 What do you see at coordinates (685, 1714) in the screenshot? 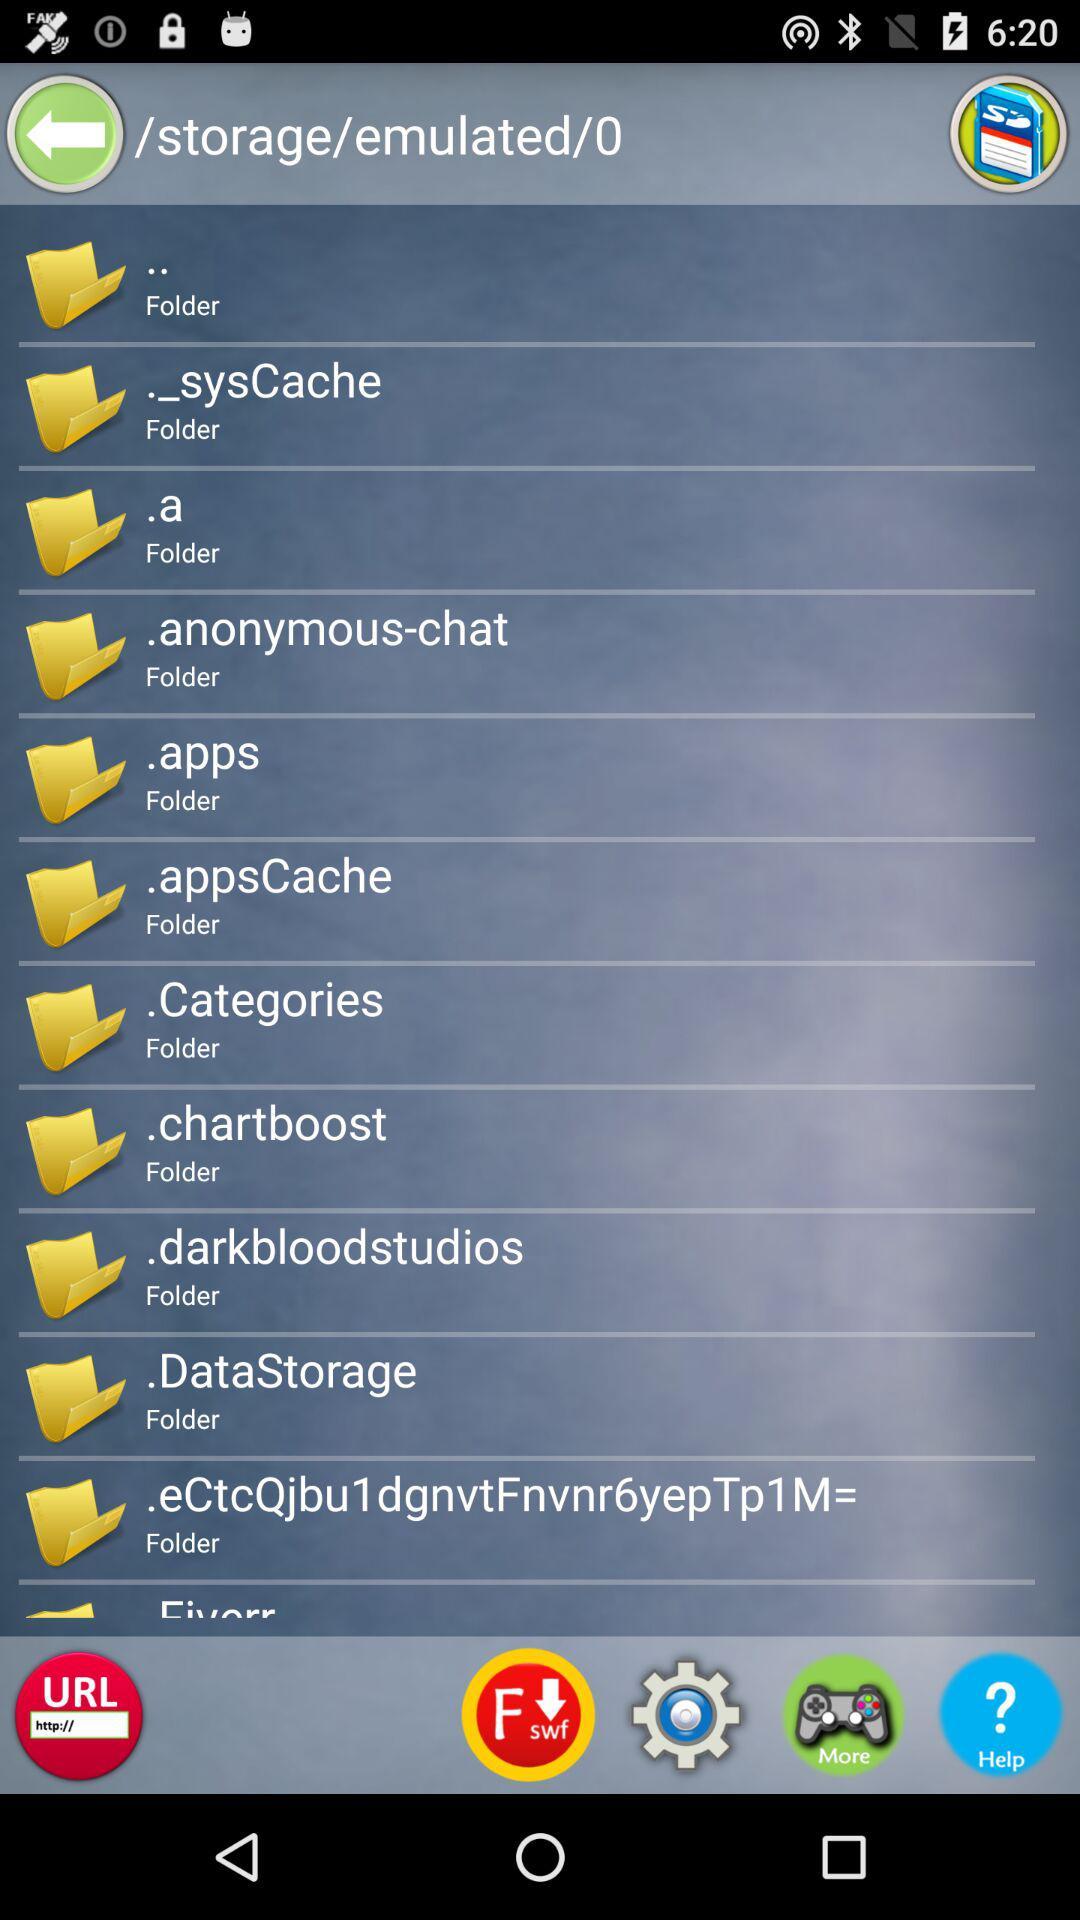
I see `the settings page` at bounding box center [685, 1714].